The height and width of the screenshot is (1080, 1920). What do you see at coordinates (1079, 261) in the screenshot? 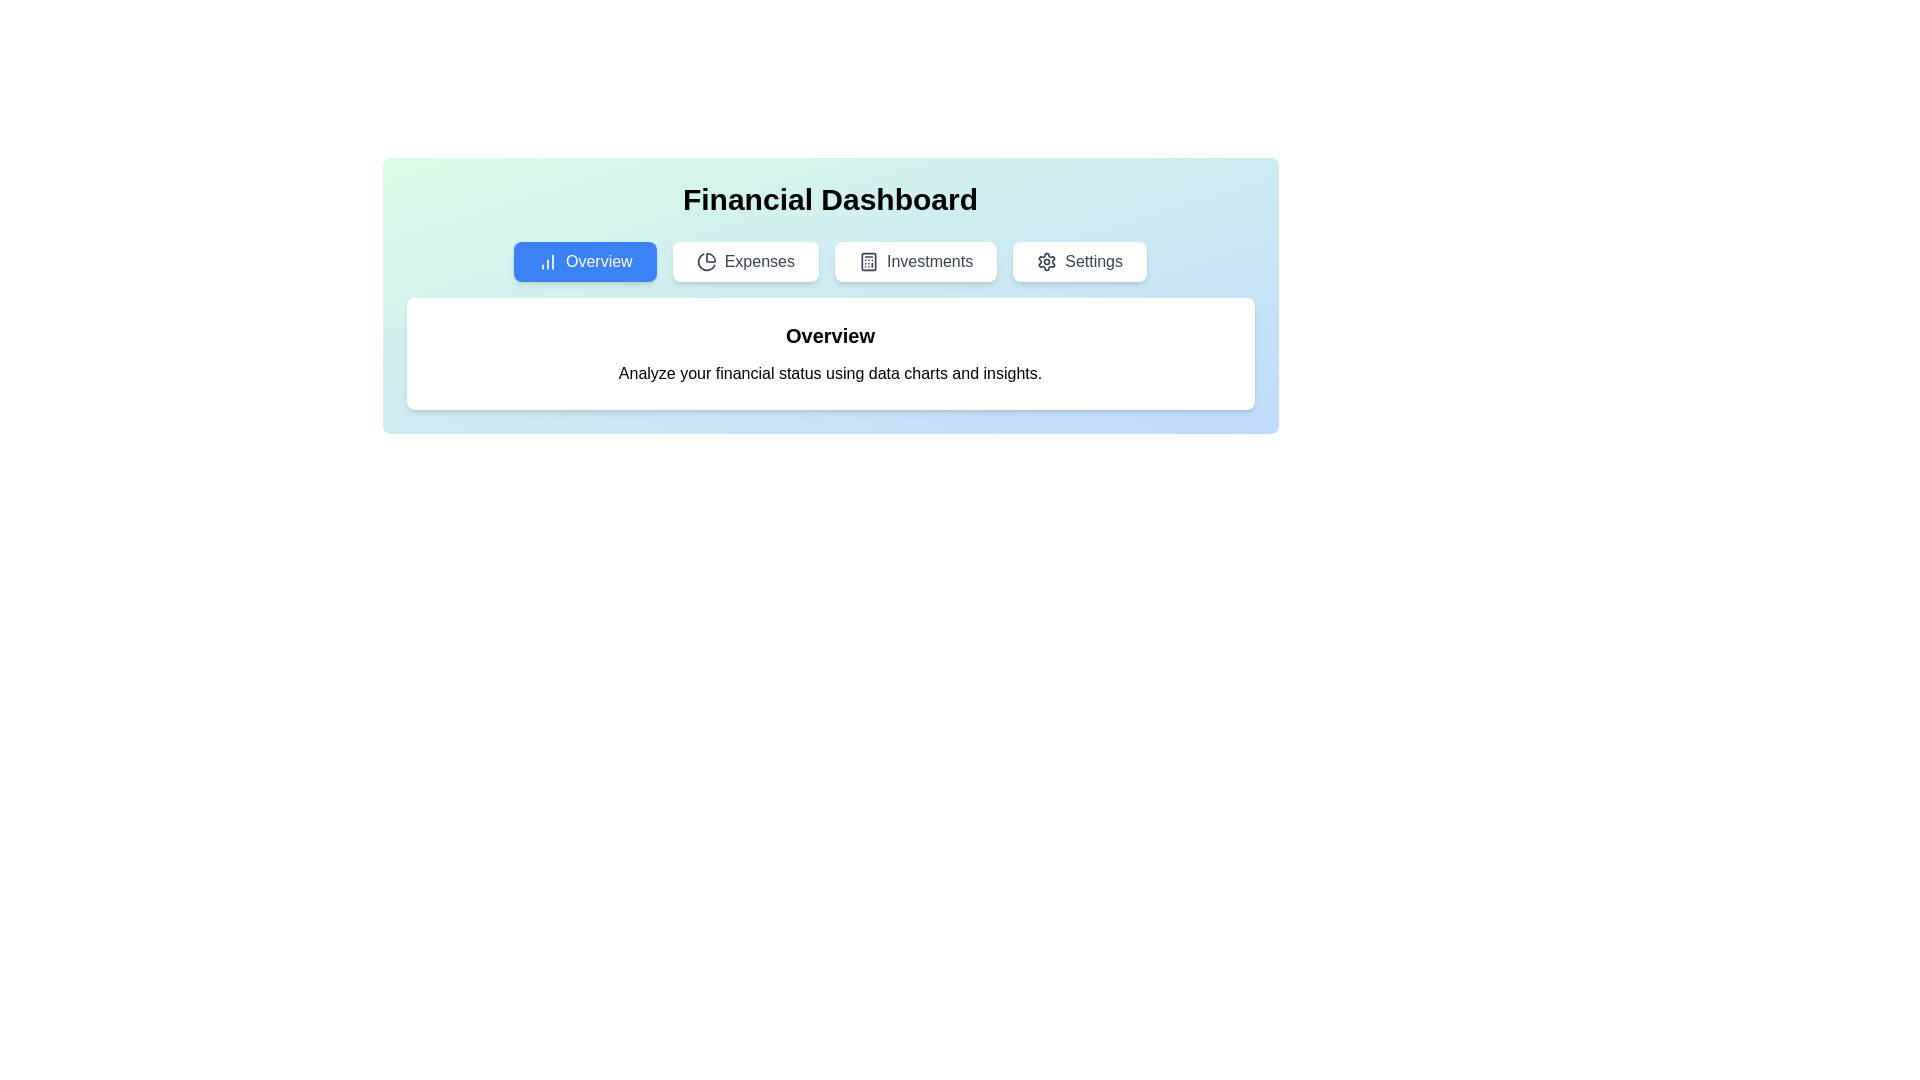
I see `the Settings tab by clicking on the respective tab button` at bounding box center [1079, 261].